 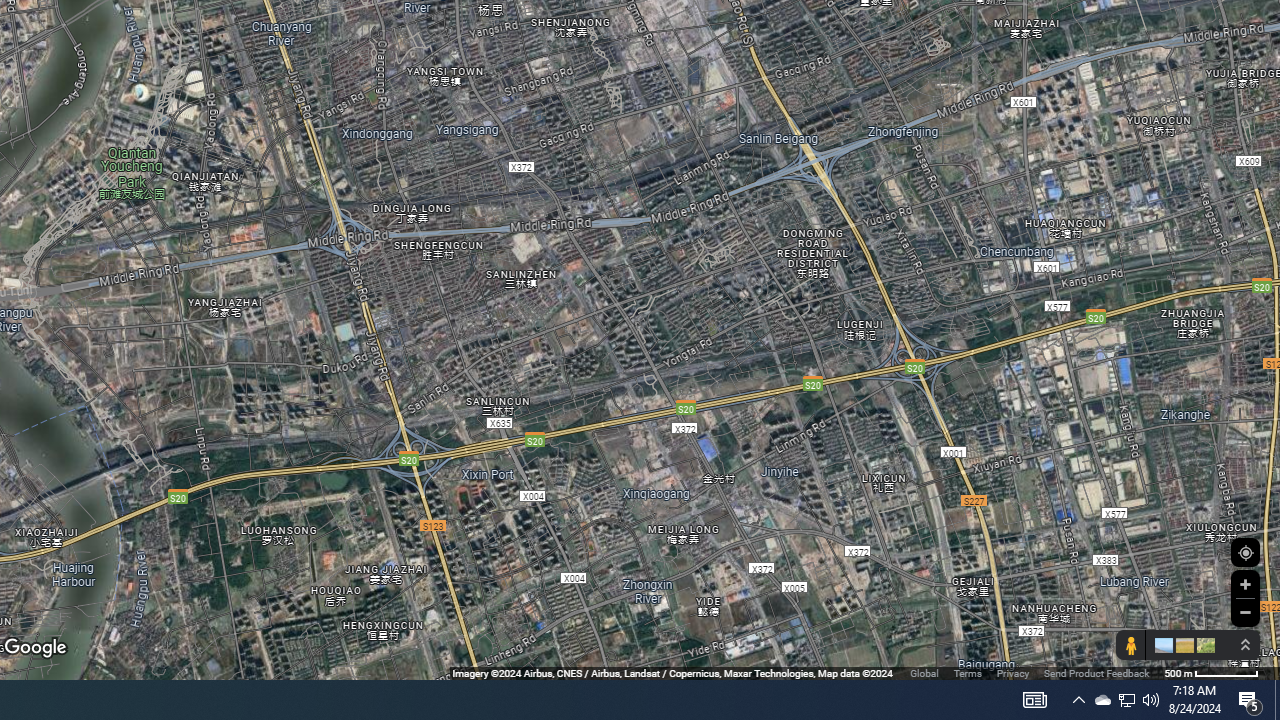 What do you see at coordinates (923, 673) in the screenshot?
I see `'Global'` at bounding box center [923, 673].